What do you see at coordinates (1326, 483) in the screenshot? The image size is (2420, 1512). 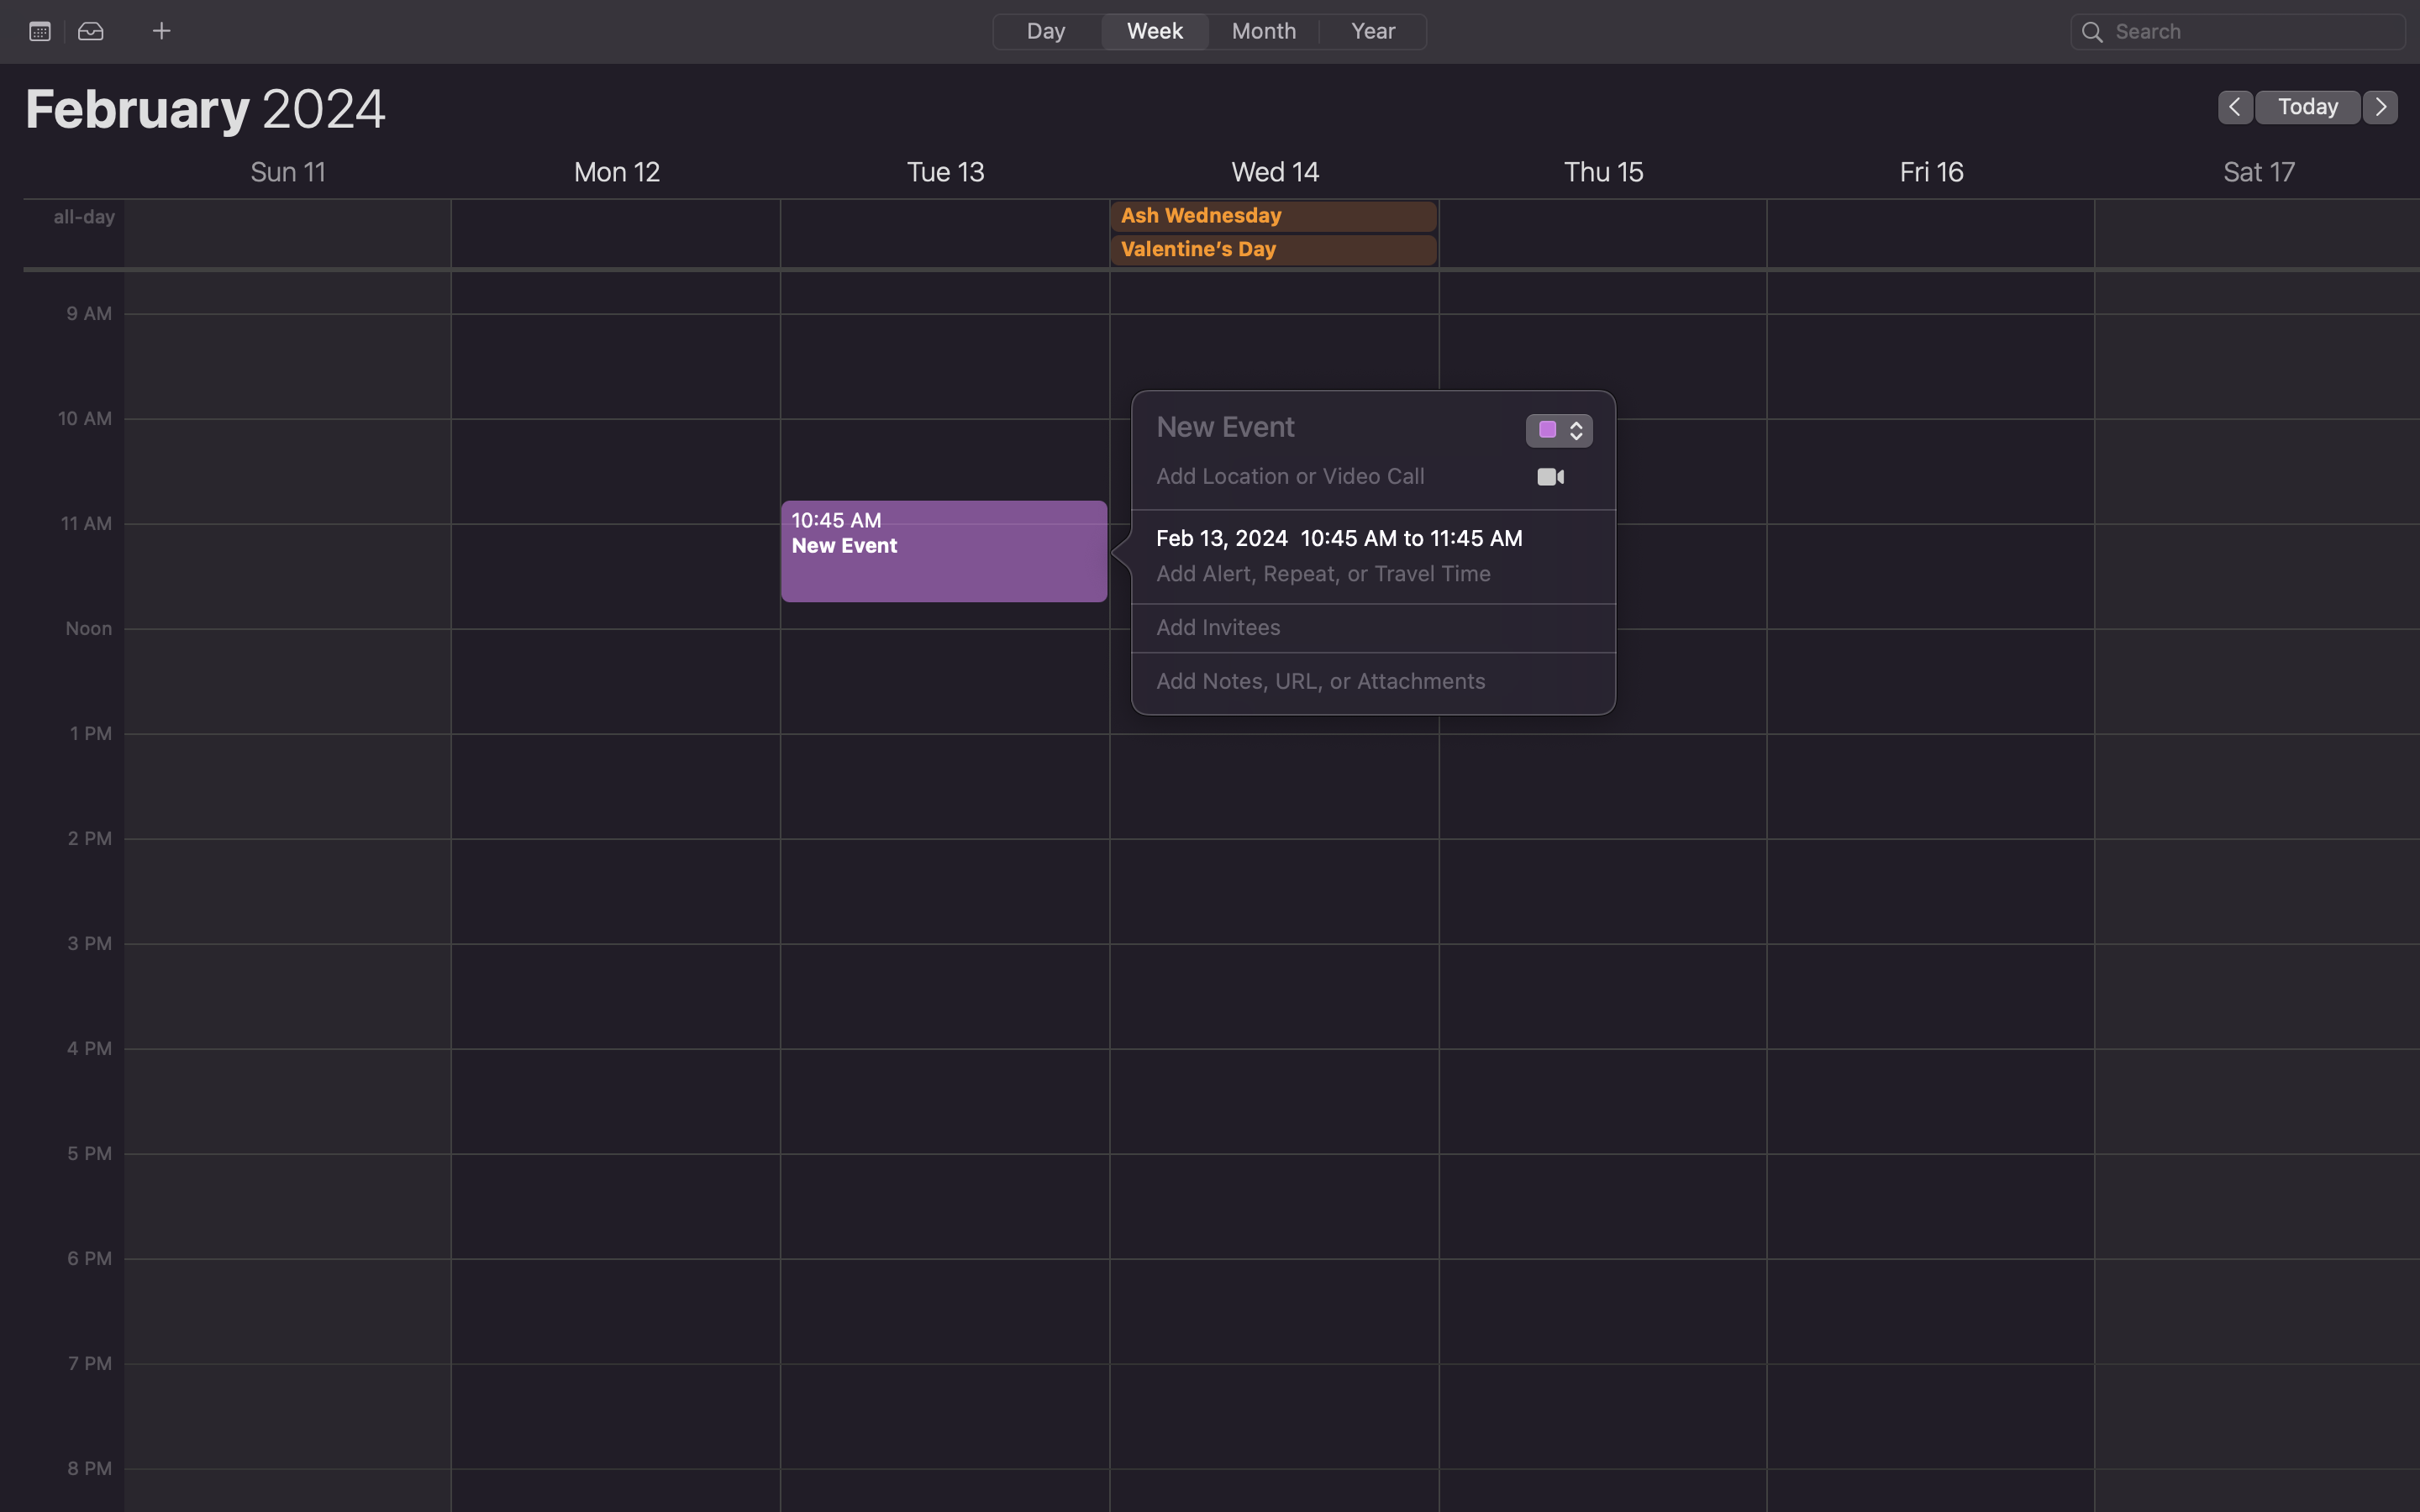 I see `Input the place "Gates Hillman Center" into the location field` at bounding box center [1326, 483].